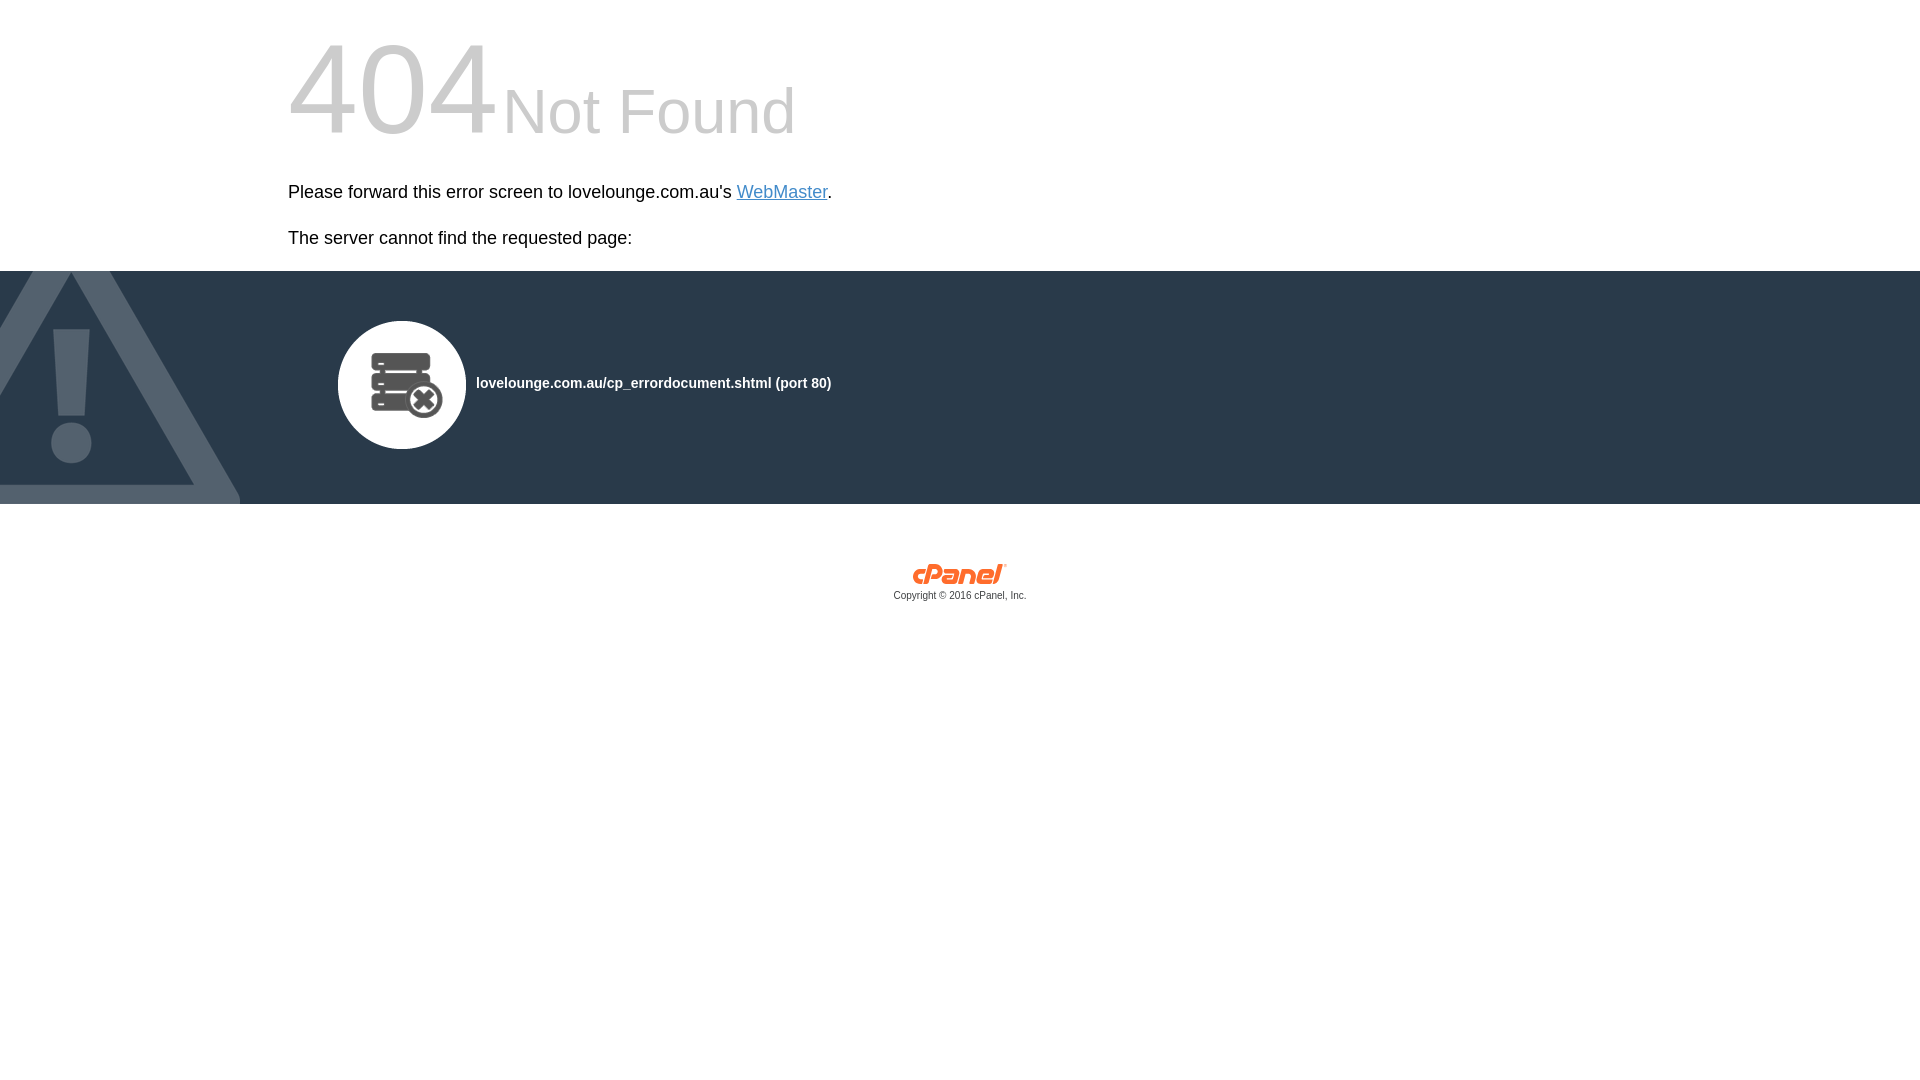  What do you see at coordinates (736, 192) in the screenshot?
I see `'WebMaster'` at bounding box center [736, 192].